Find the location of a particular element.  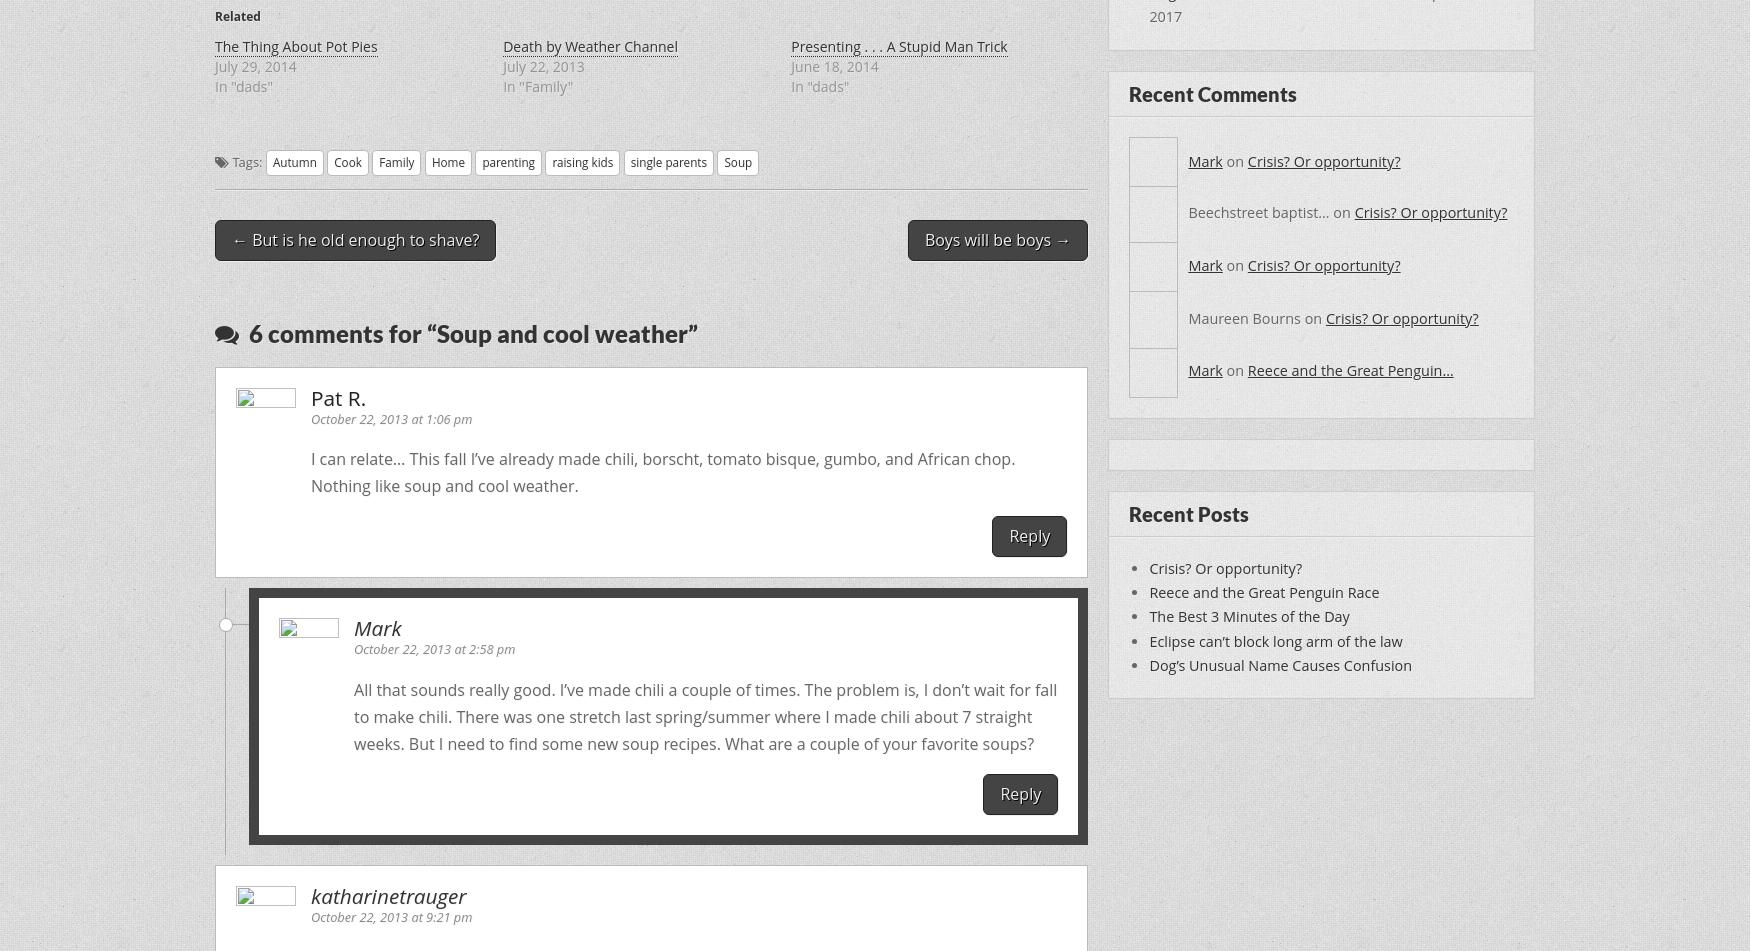

'October 22, 2013 at 9:21 pm' is located at coordinates (309, 915).